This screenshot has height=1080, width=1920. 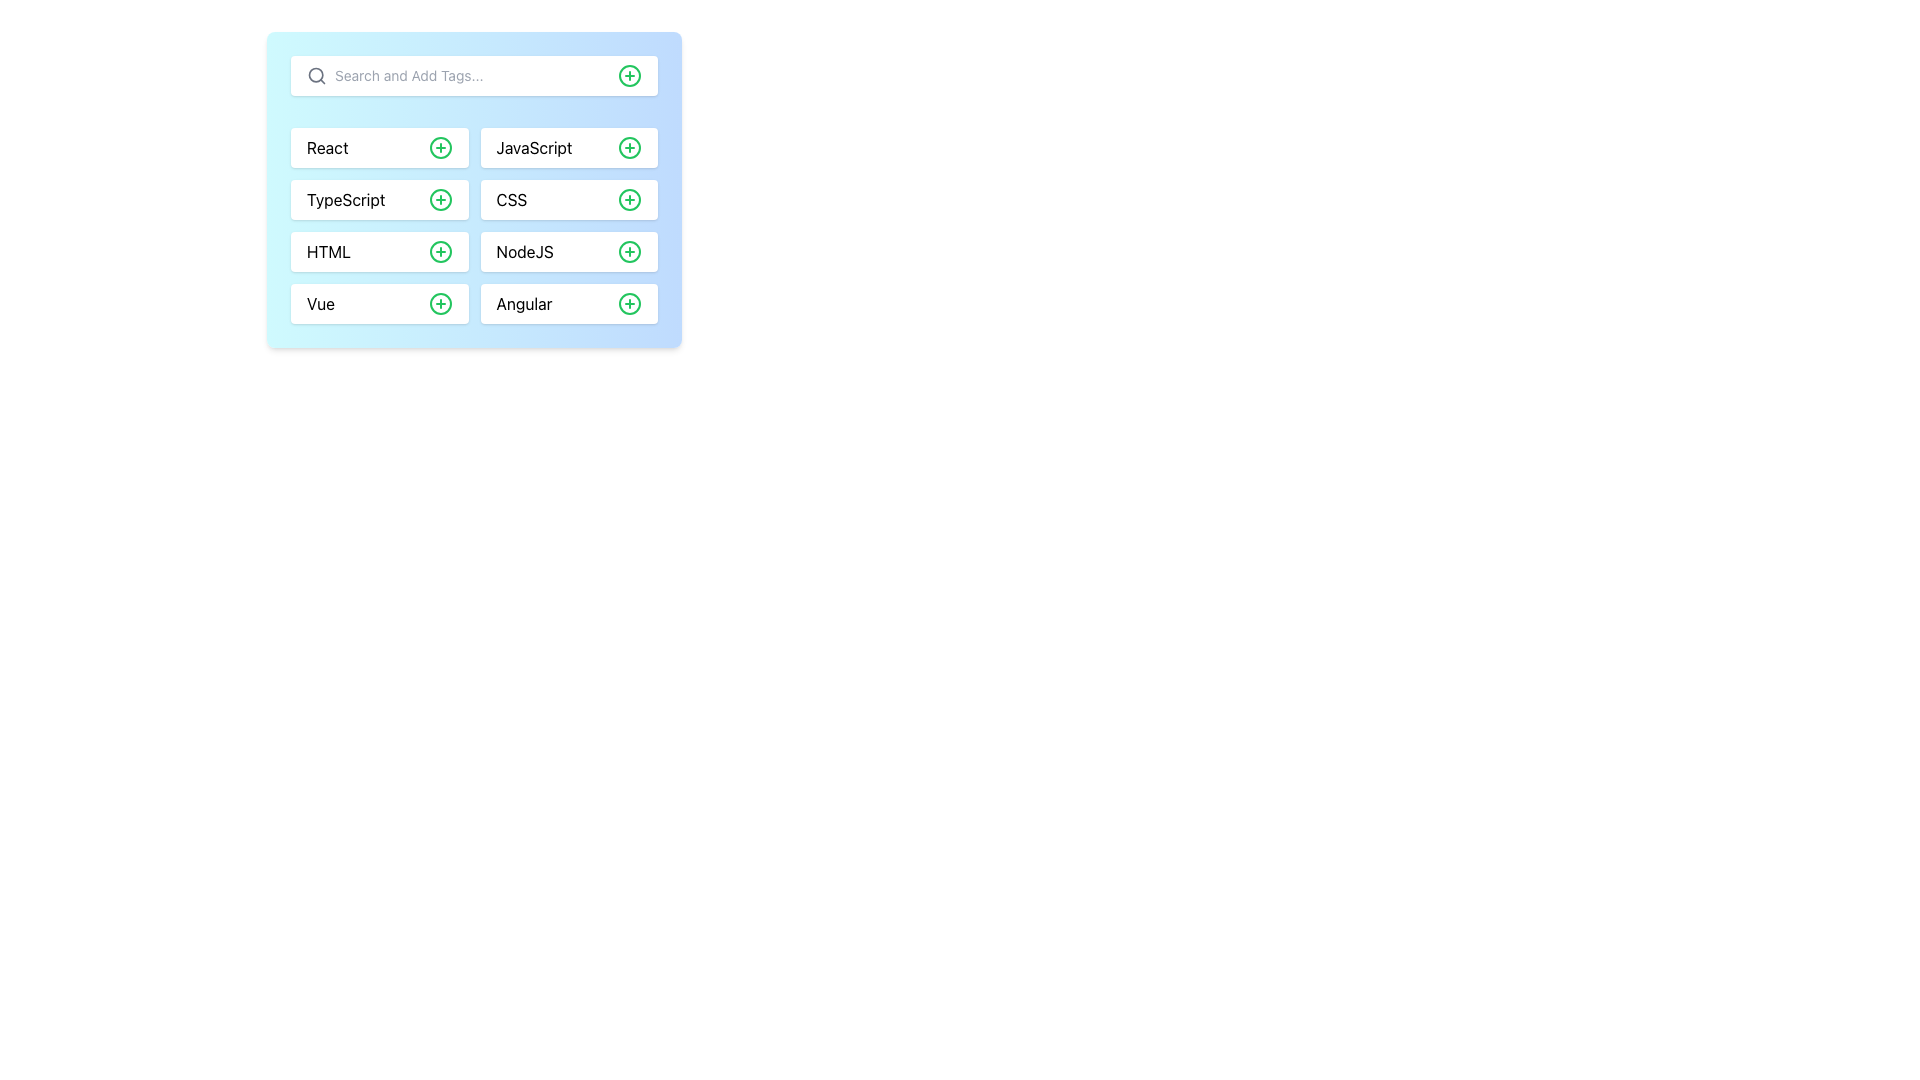 What do you see at coordinates (628, 75) in the screenshot?
I see `the circular outline within the plus icon located in the top-right corner of the interface near the search bar` at bounding box center [628, 75].